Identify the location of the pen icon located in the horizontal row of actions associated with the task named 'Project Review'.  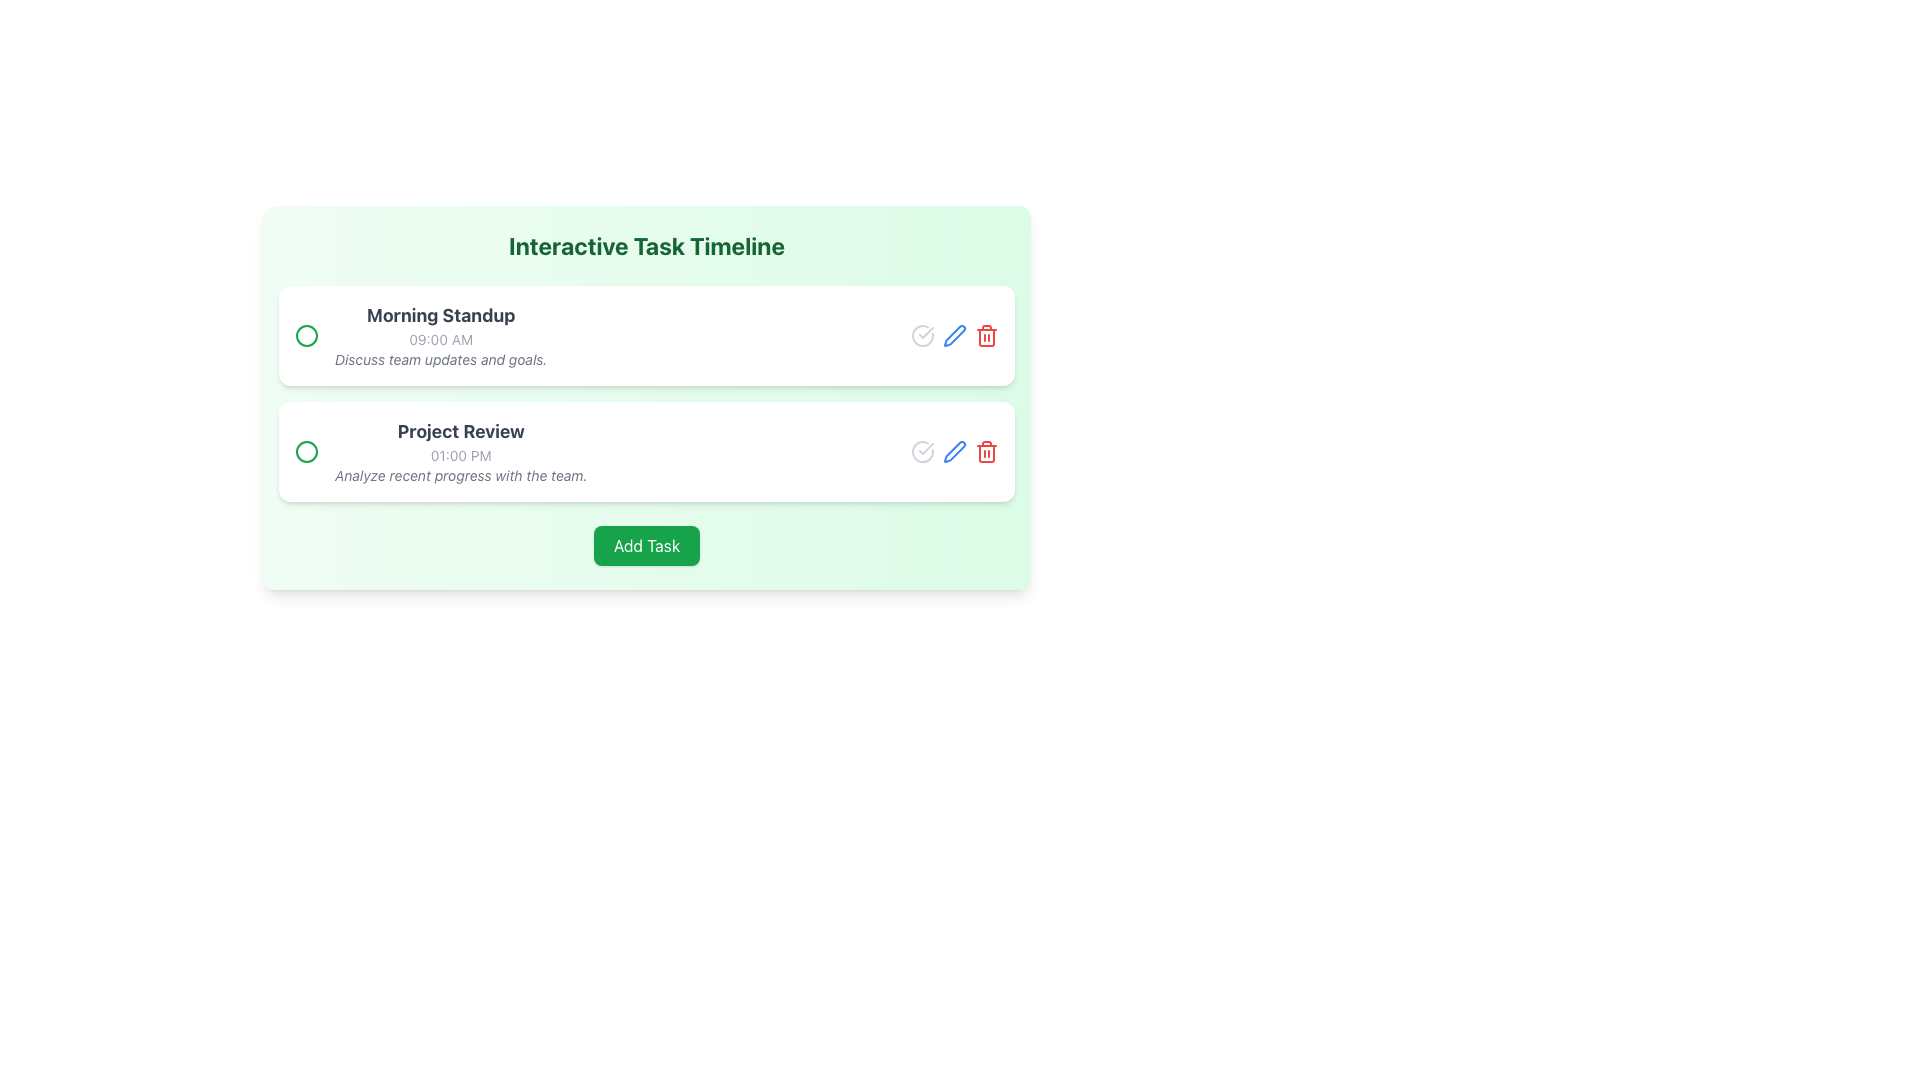
(954, 451).